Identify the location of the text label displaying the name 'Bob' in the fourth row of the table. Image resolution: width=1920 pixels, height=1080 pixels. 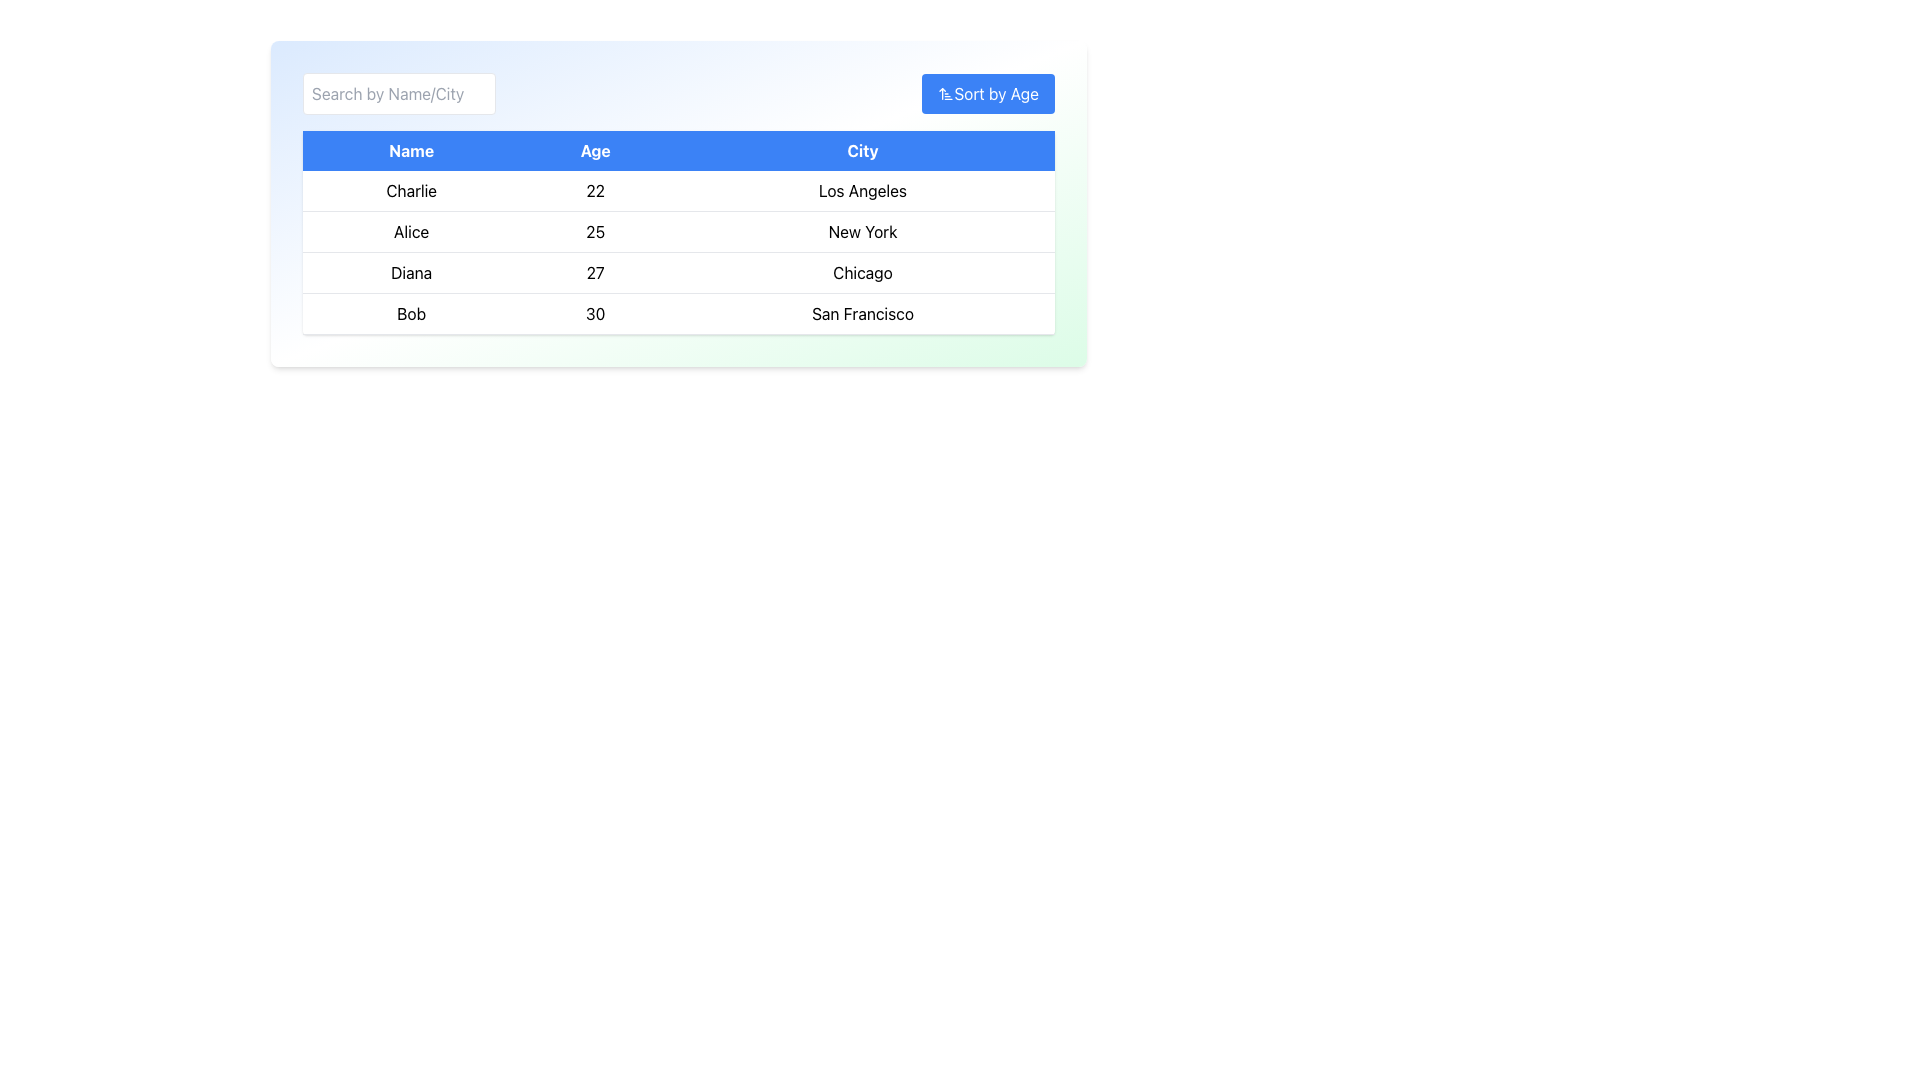
(410, 313).